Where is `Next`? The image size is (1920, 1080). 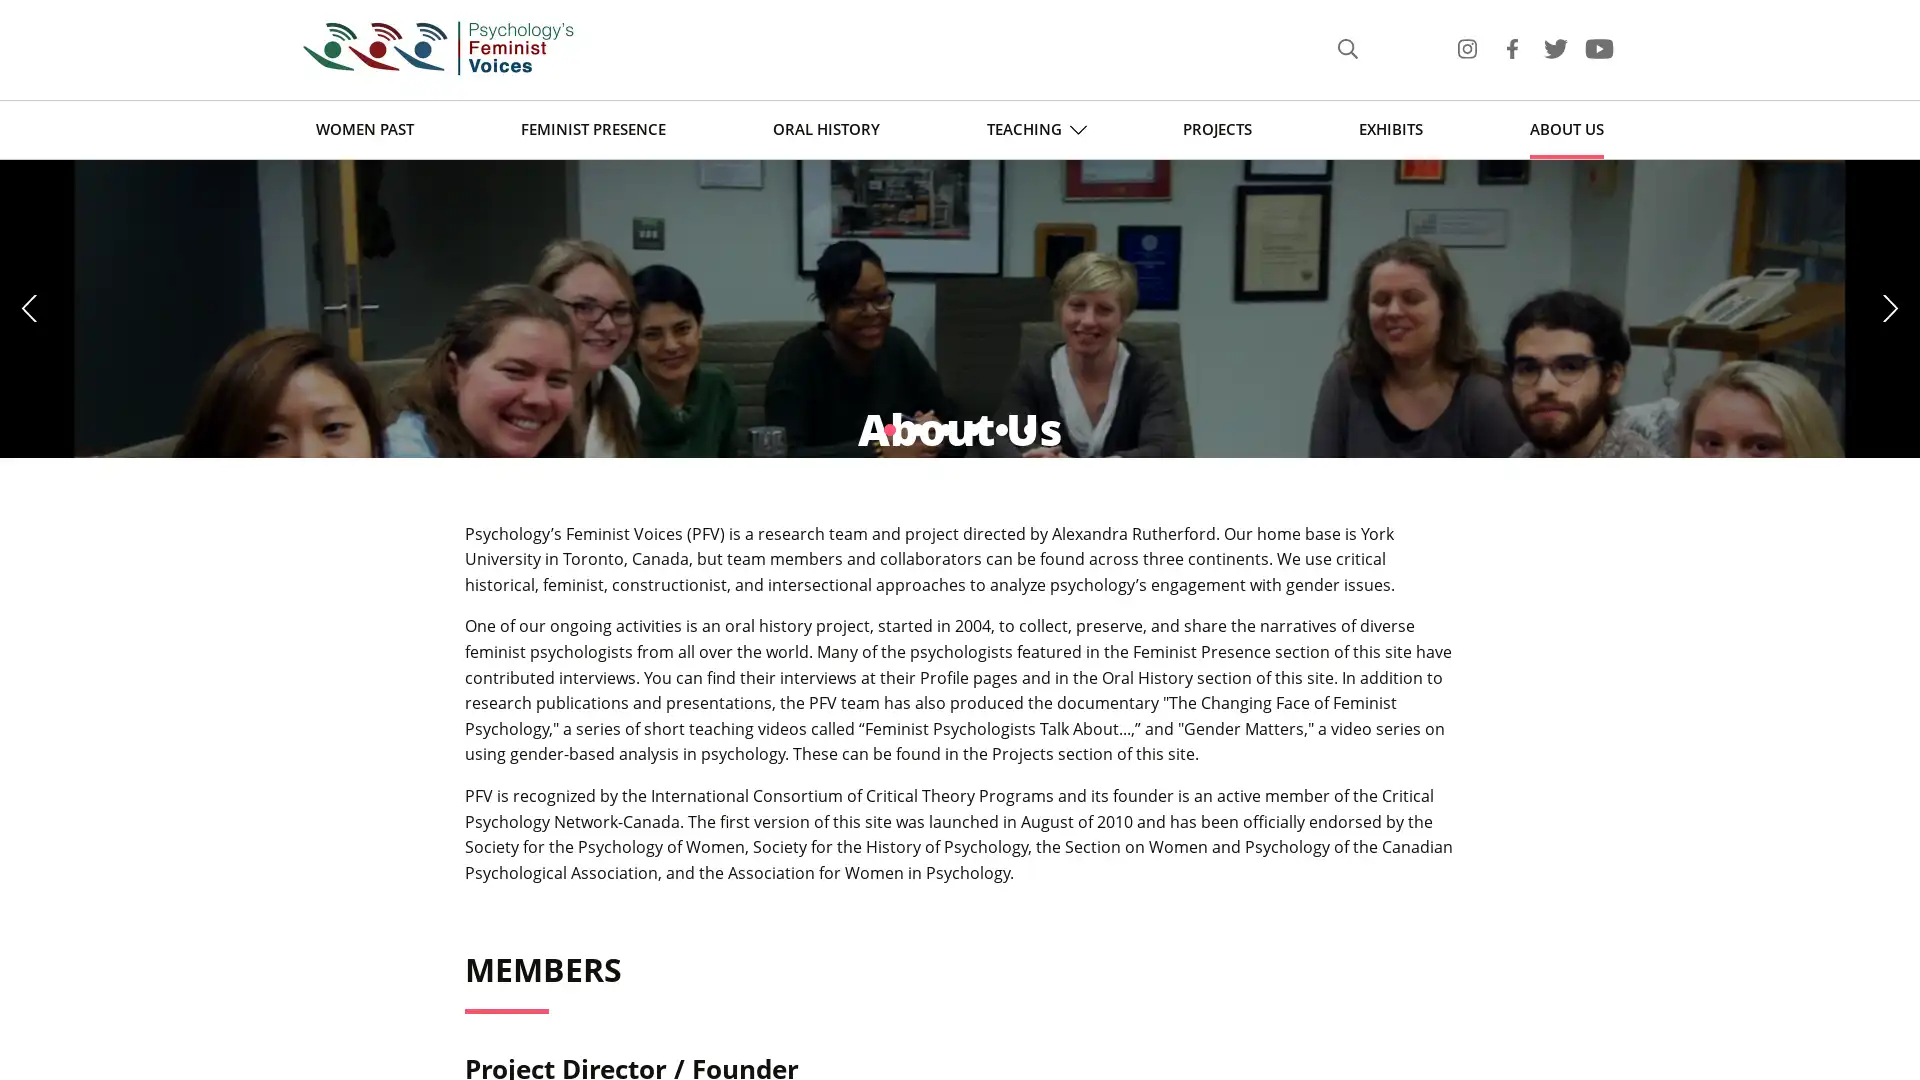
Next is located at coordinates (1886, 438).